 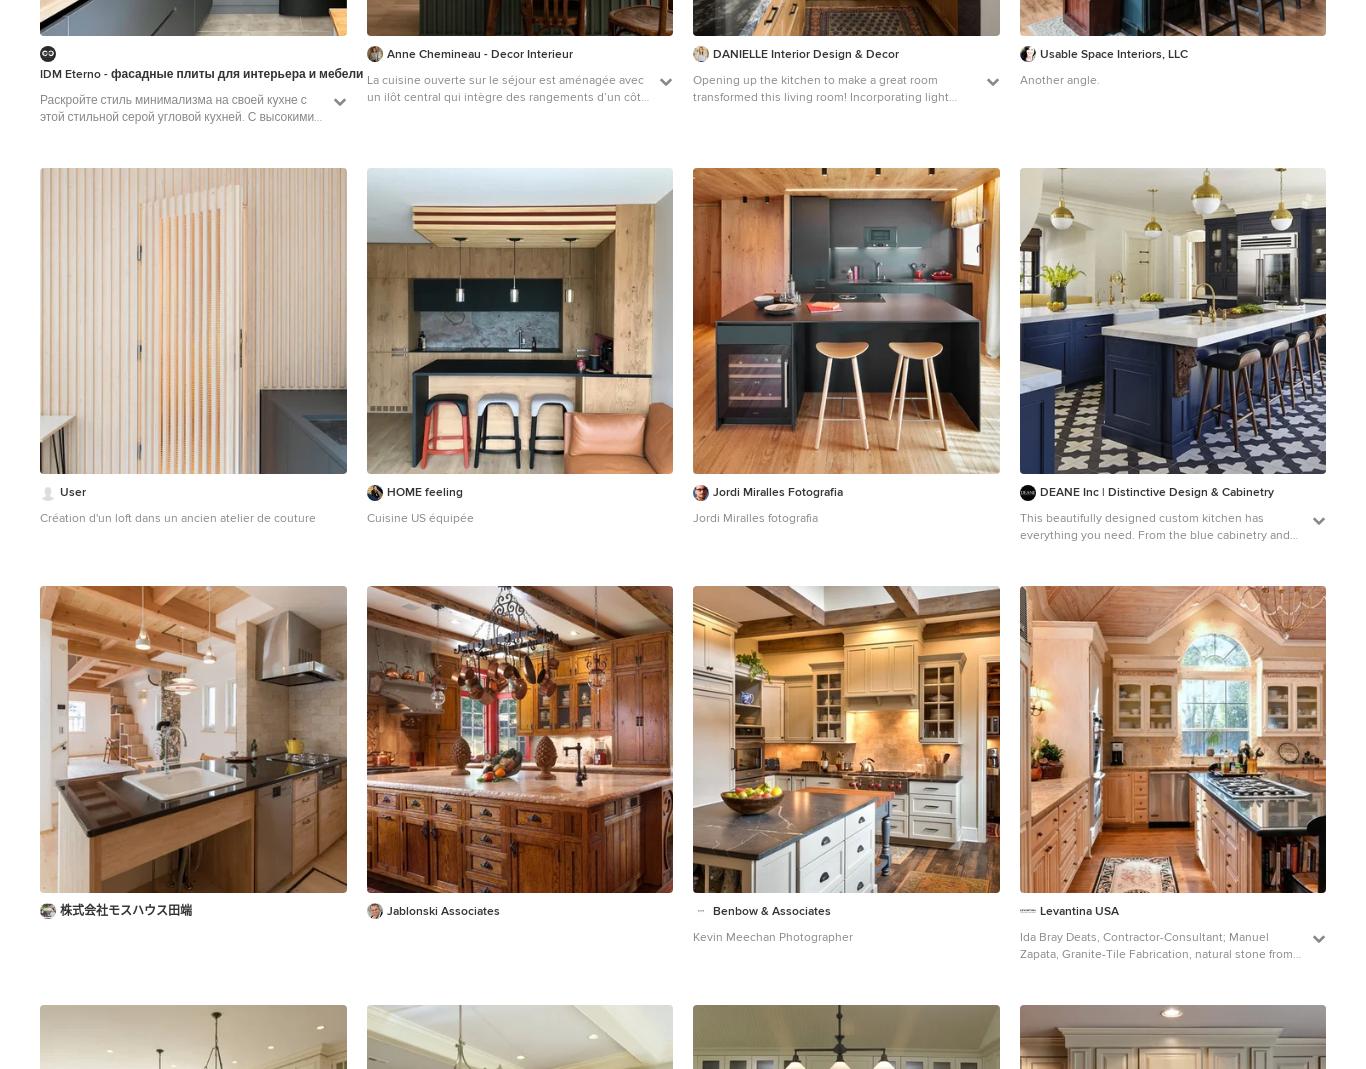 What do you see at coordinates (479, 52) in the screenshot?
I see `'Anne Chemineau - Decor Interieur'` at bounding box center [479, 52].